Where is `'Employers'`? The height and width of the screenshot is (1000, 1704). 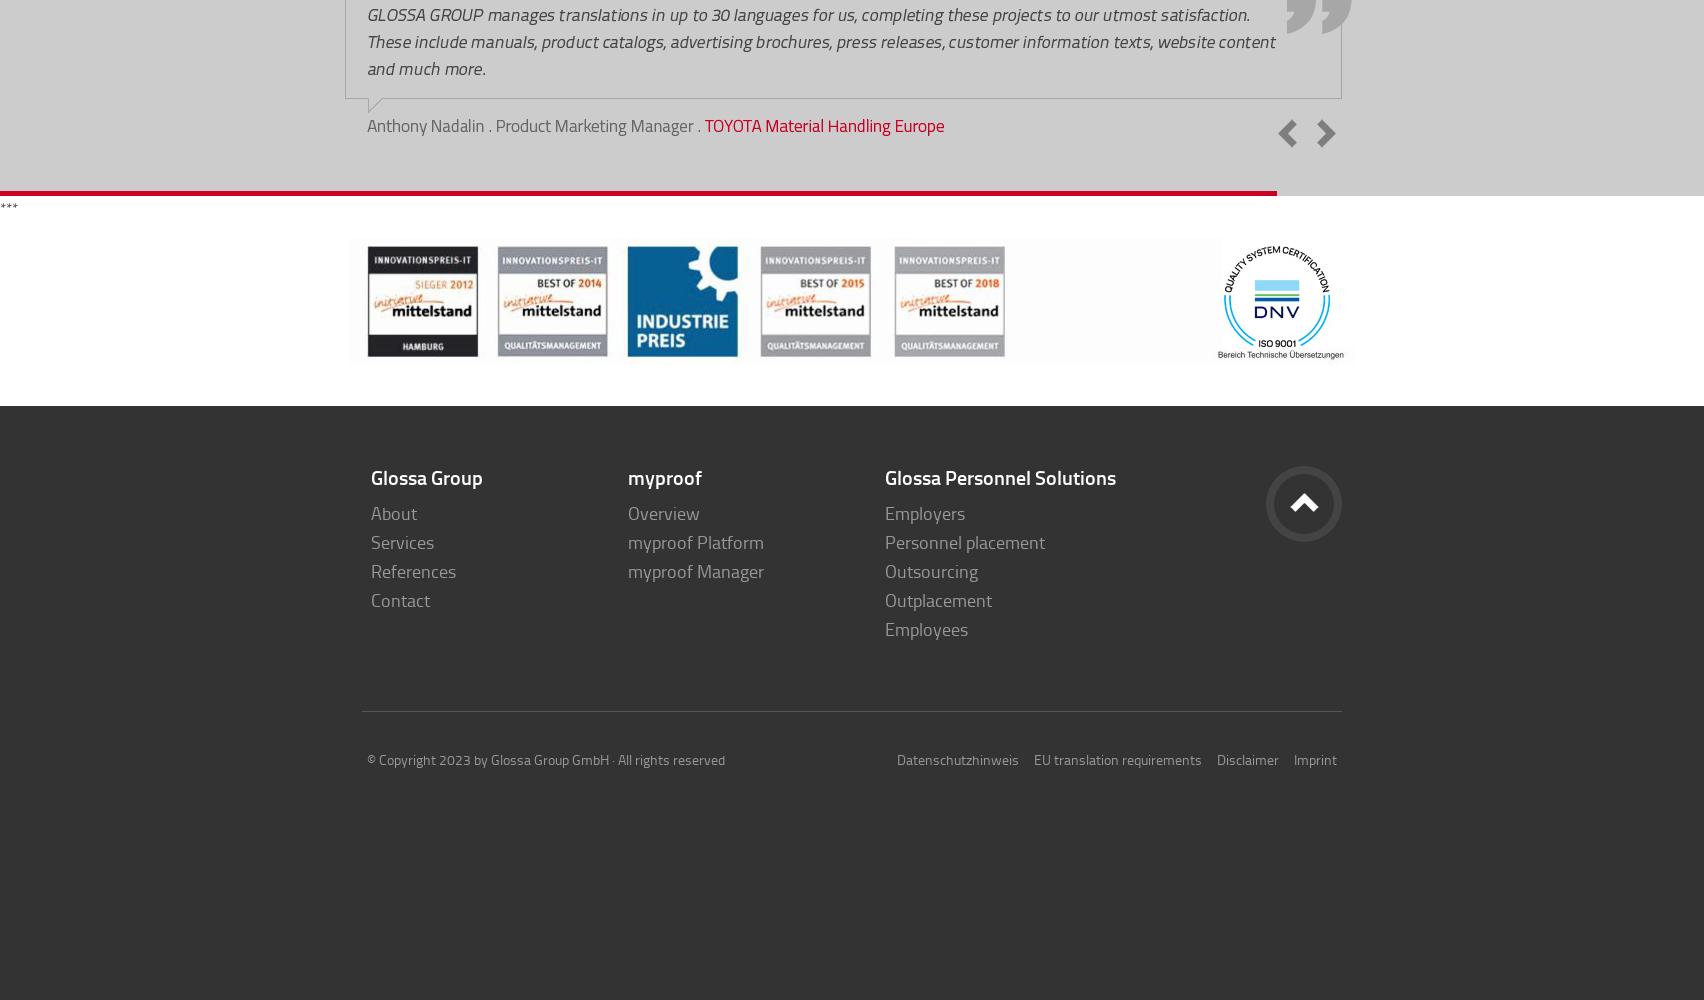
'Employers' is located at coordinates (924, 513).